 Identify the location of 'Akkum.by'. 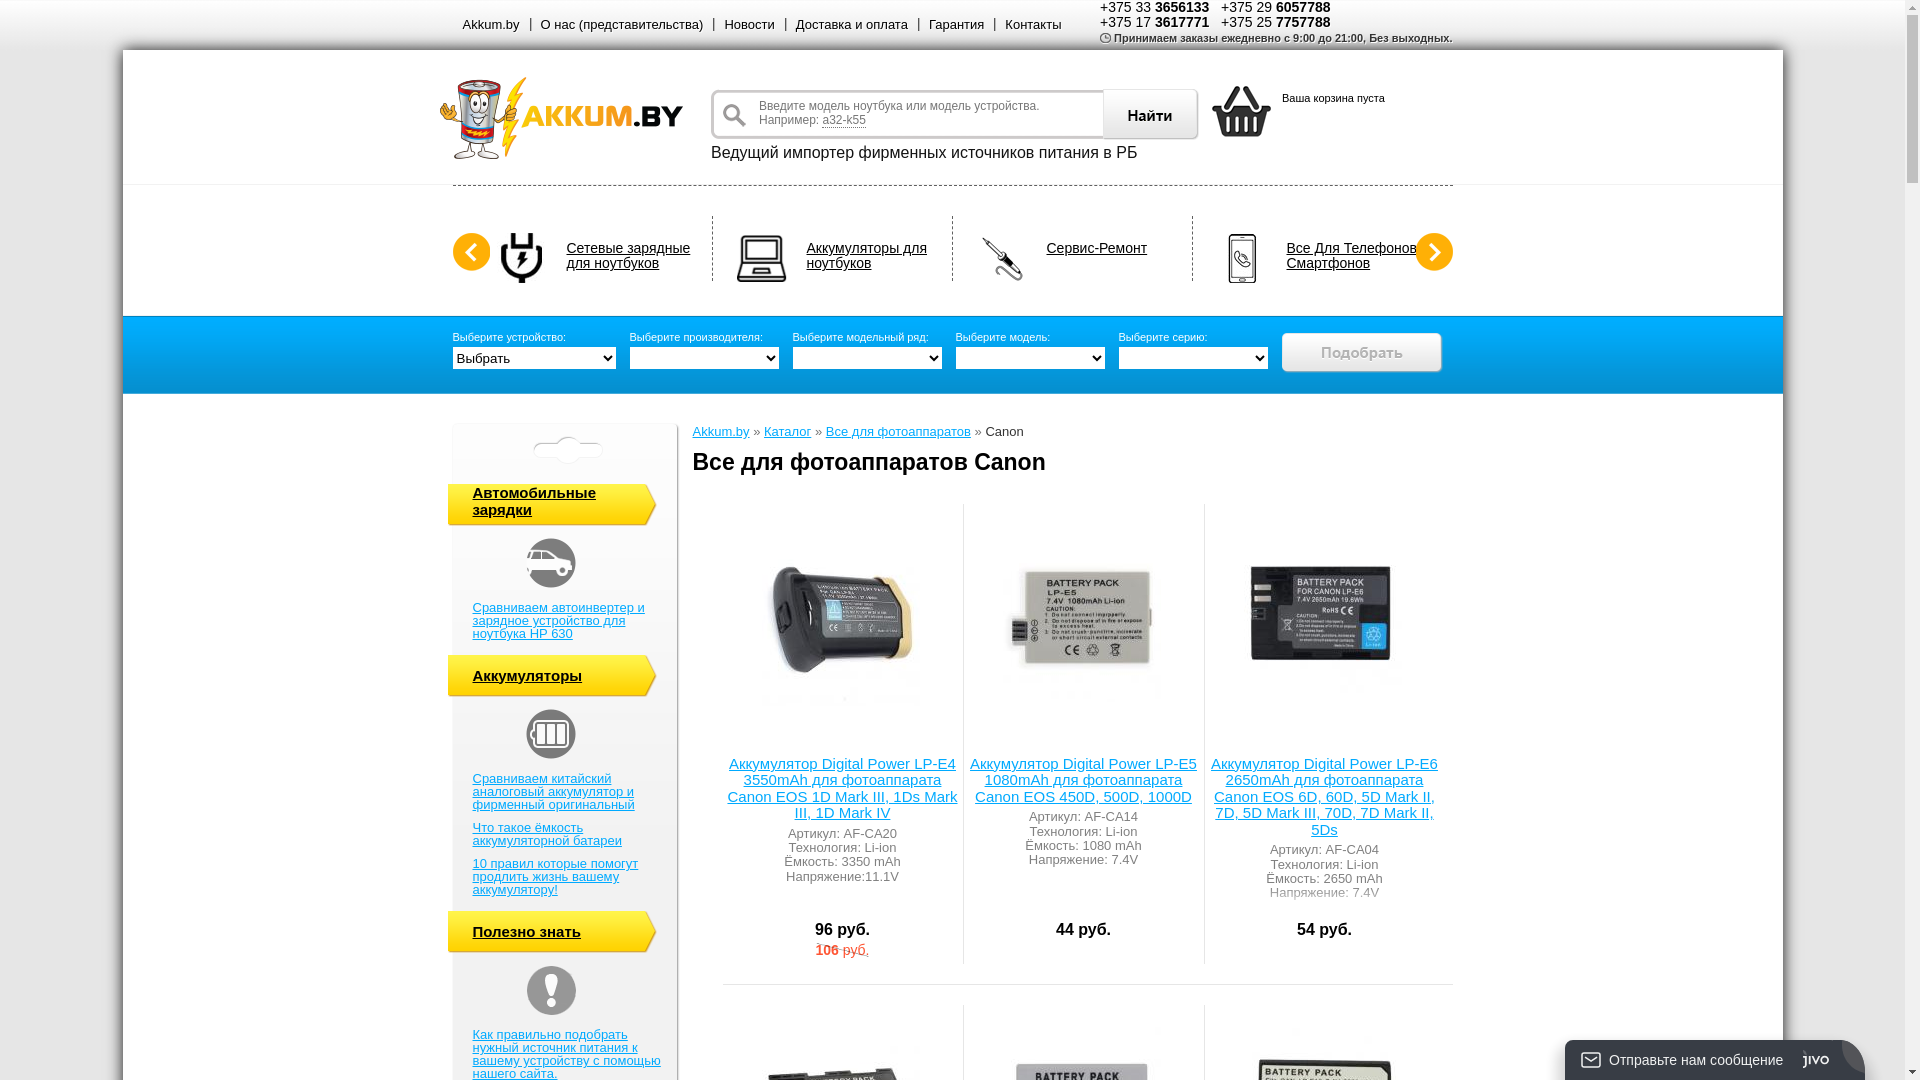
(490, 24).